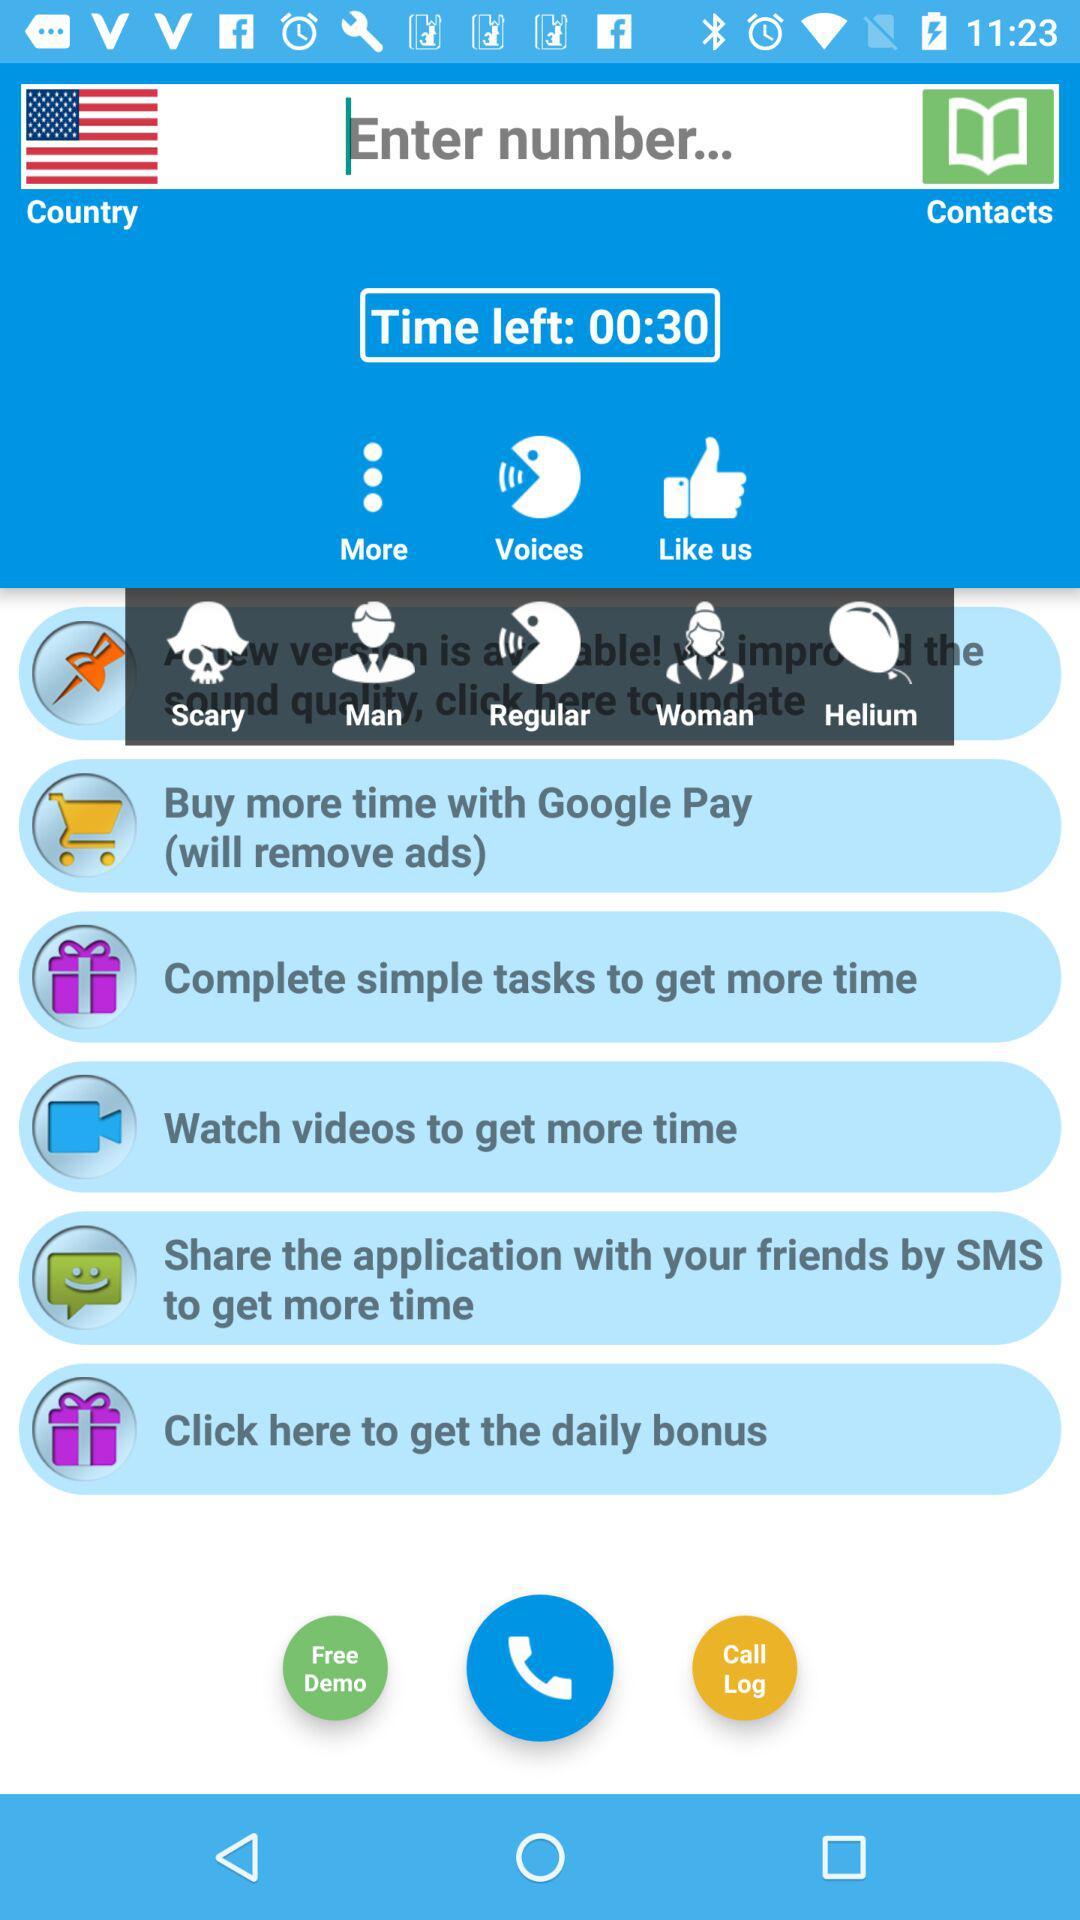 The image size is (1080, 1920). I want to click on the national_flag icon, so click(91, 135).